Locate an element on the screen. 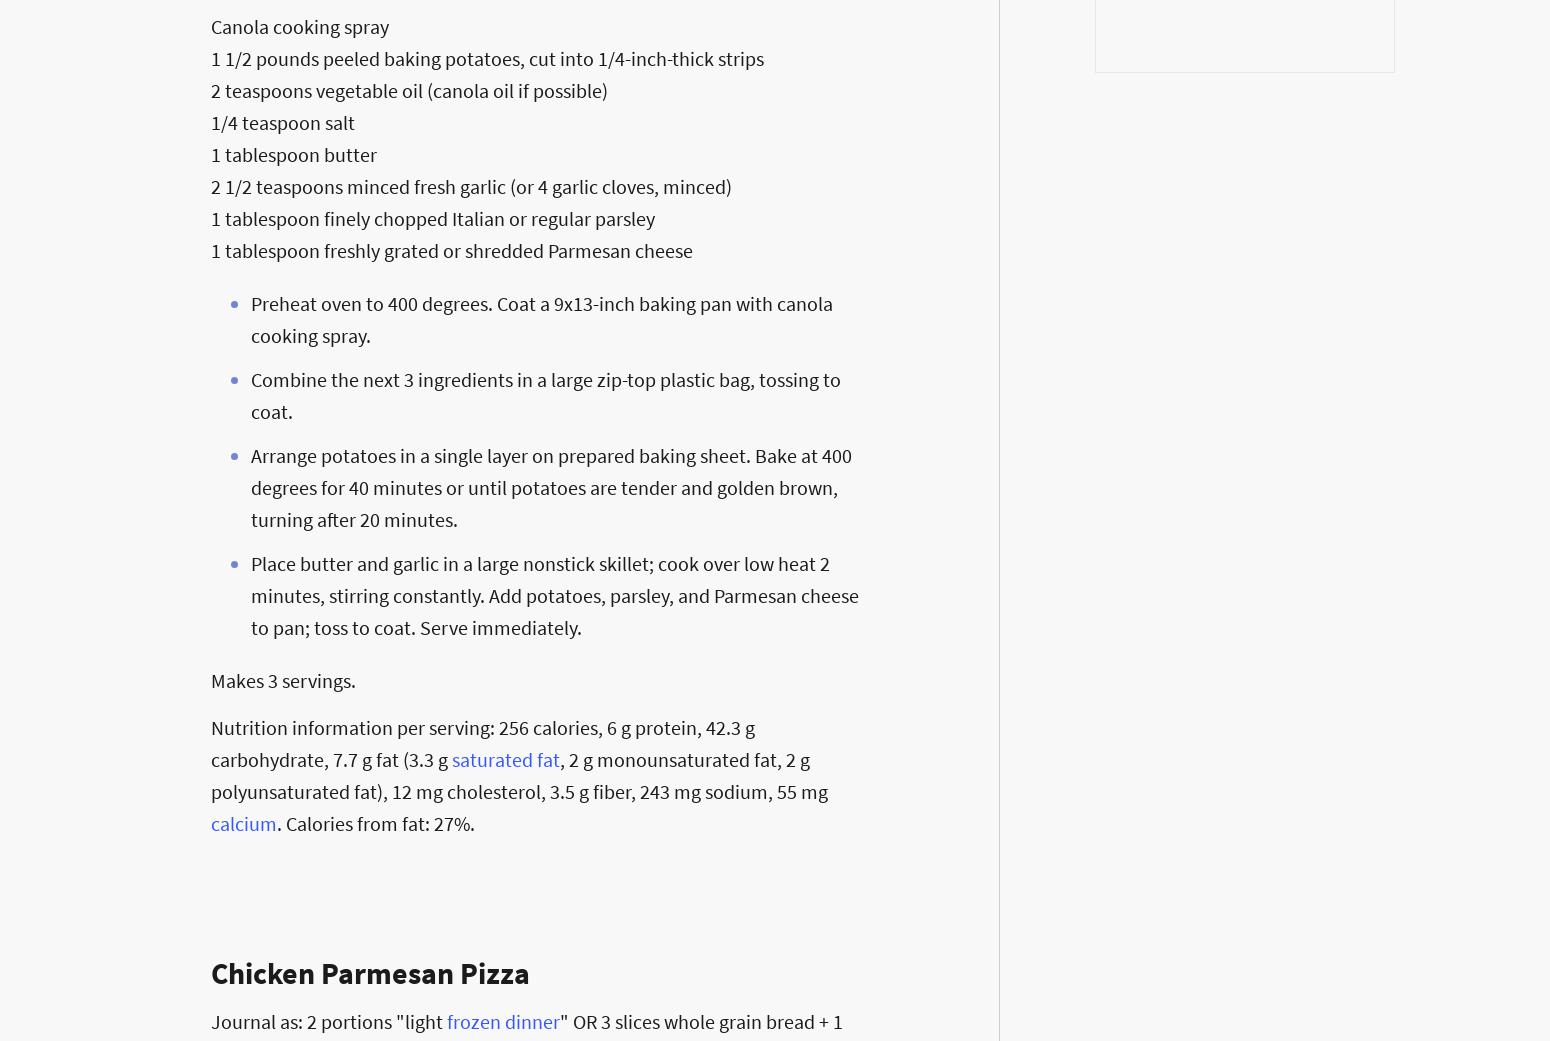  'Nutrition information per serving: 256 calories, 6 g protein, 42.3 g carbohydrate, 7.7 g fat (3.3 g' is located at coordinates (481, 742).